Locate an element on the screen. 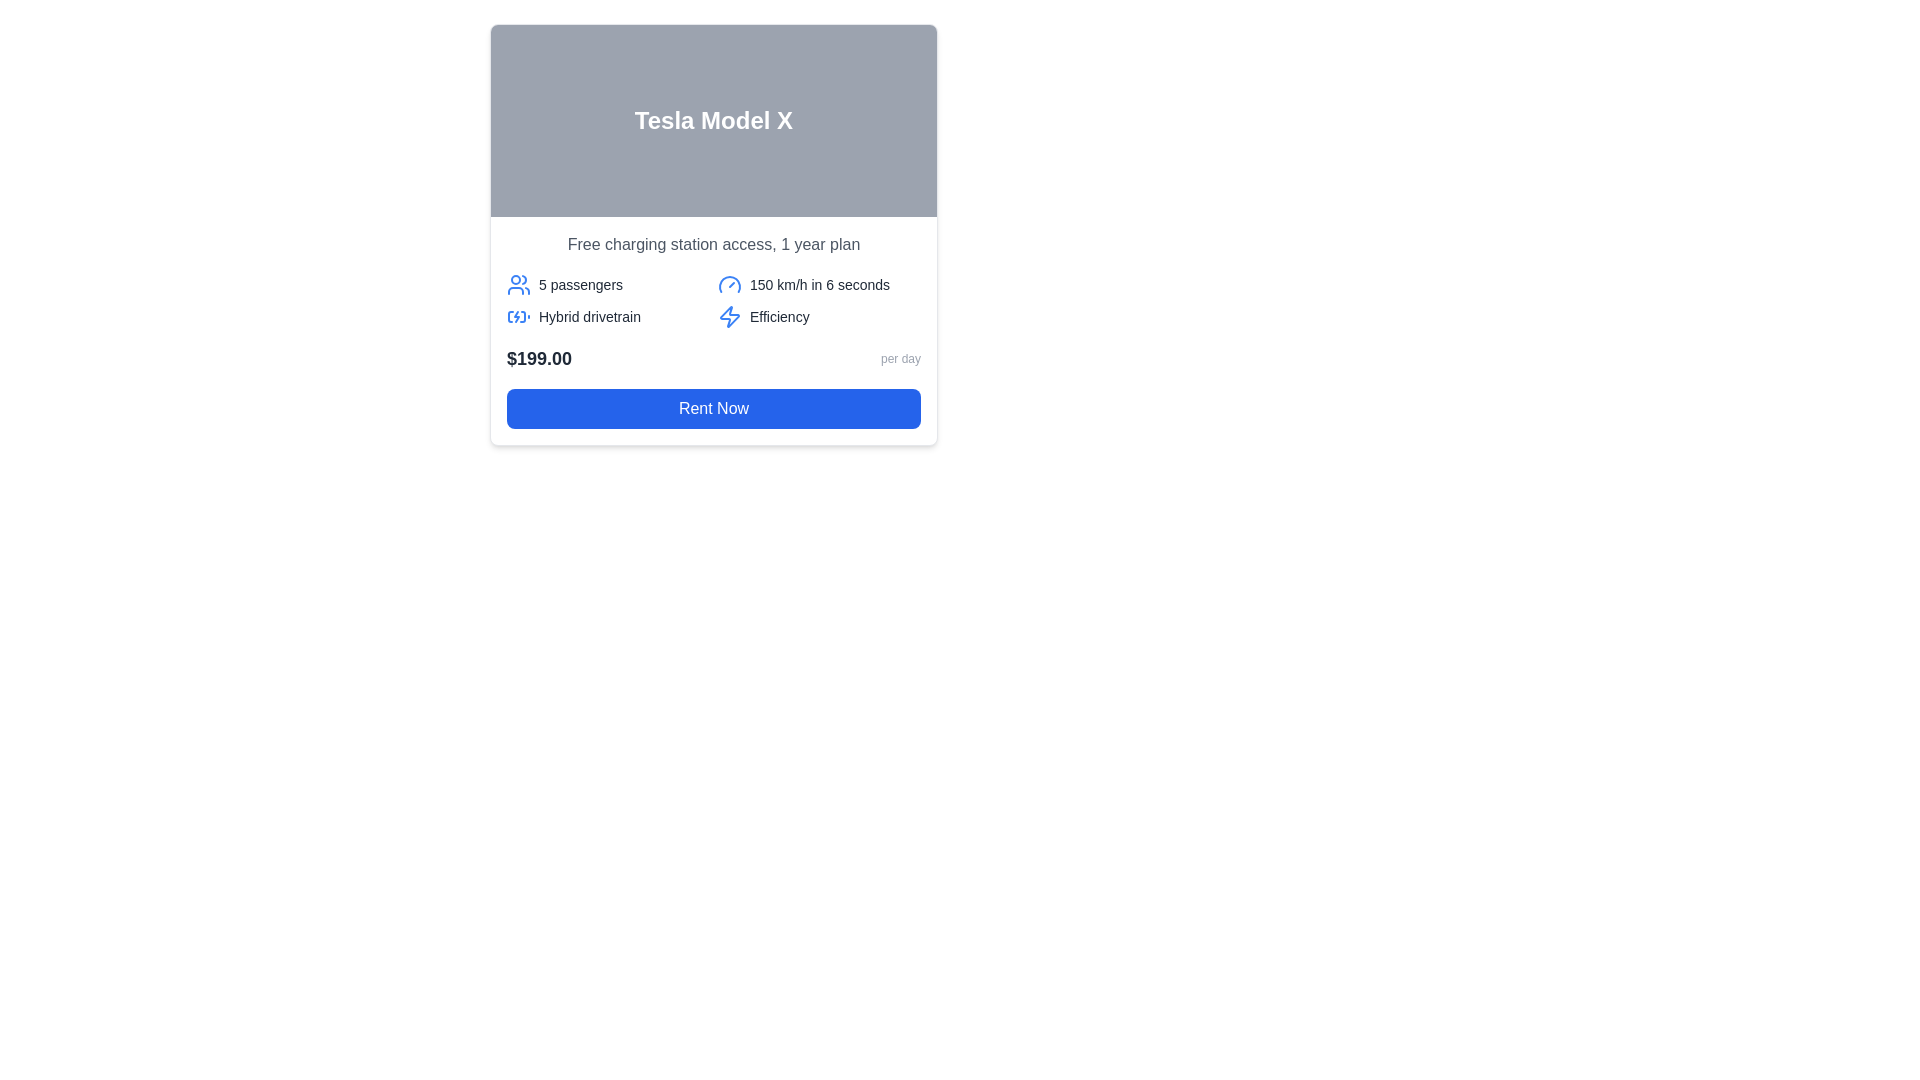 The height and width of the screenshot is (1080, 1920). the text label displaying 'Efficiency' in gray color located towards the bottom right of the card layout, adjacent to the efficiency icon is located at coordinates (778, 315).